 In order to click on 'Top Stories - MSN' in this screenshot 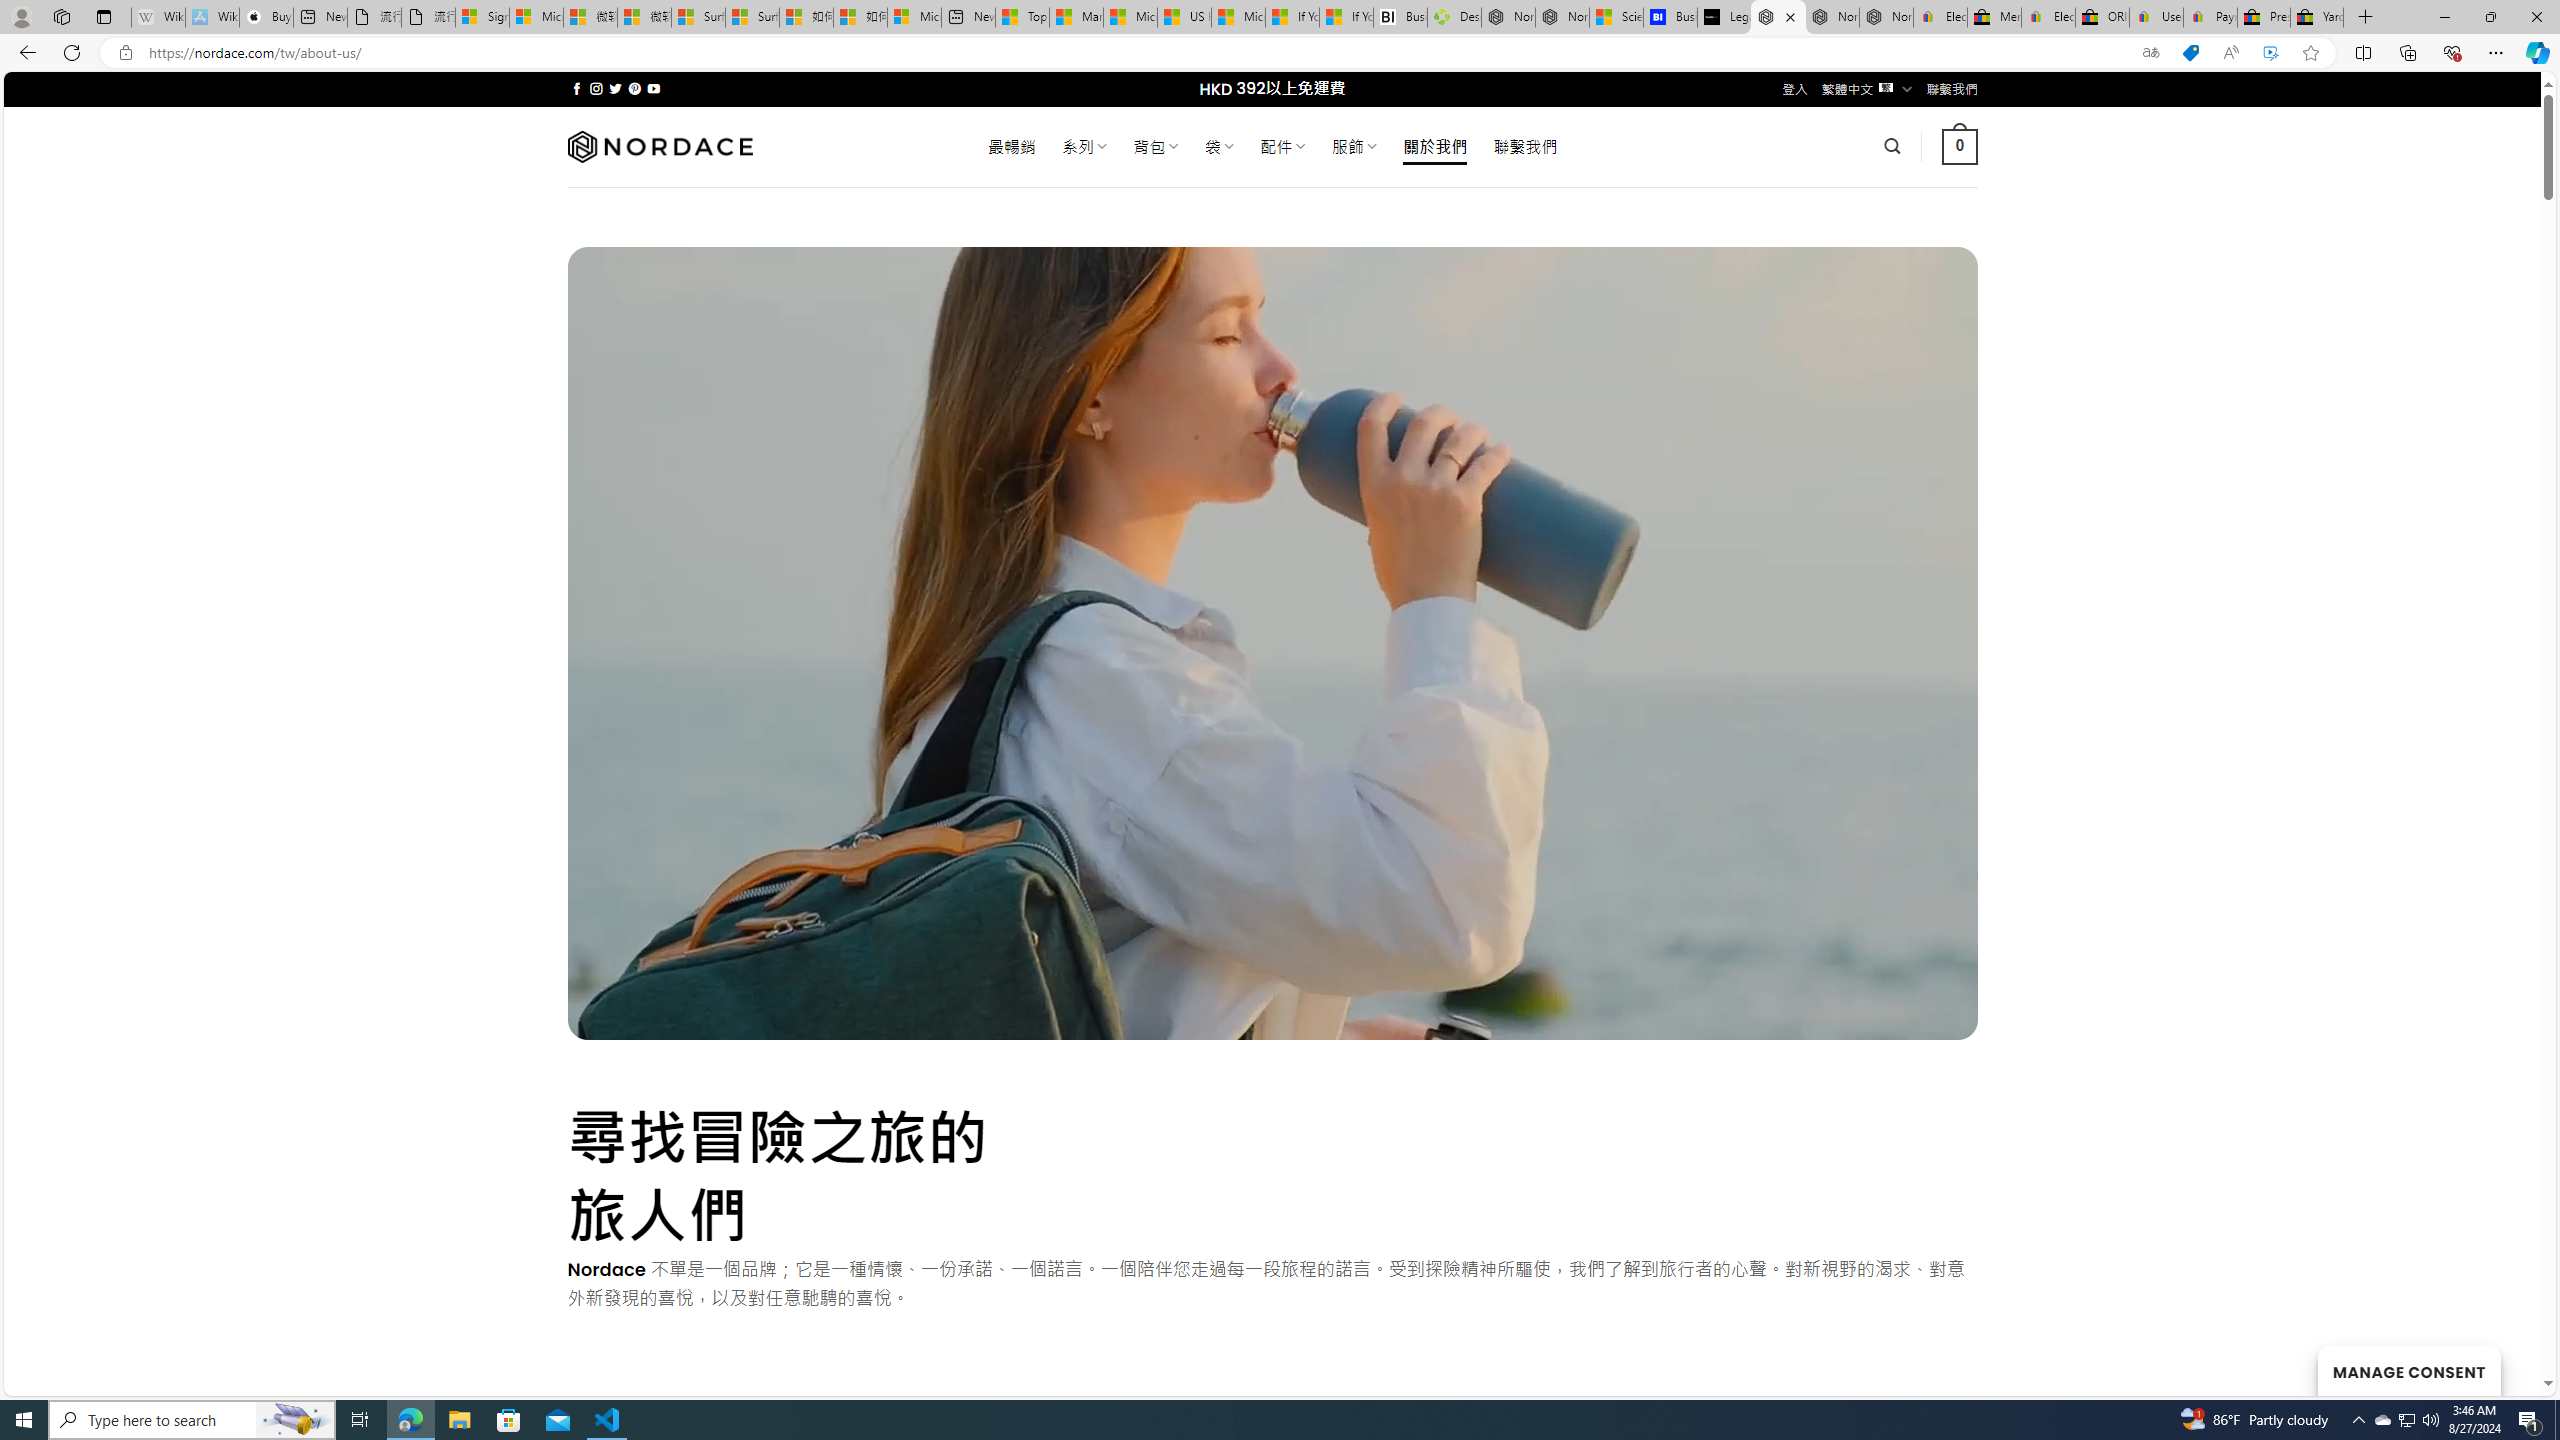, I will do `click(1022, 16)`.